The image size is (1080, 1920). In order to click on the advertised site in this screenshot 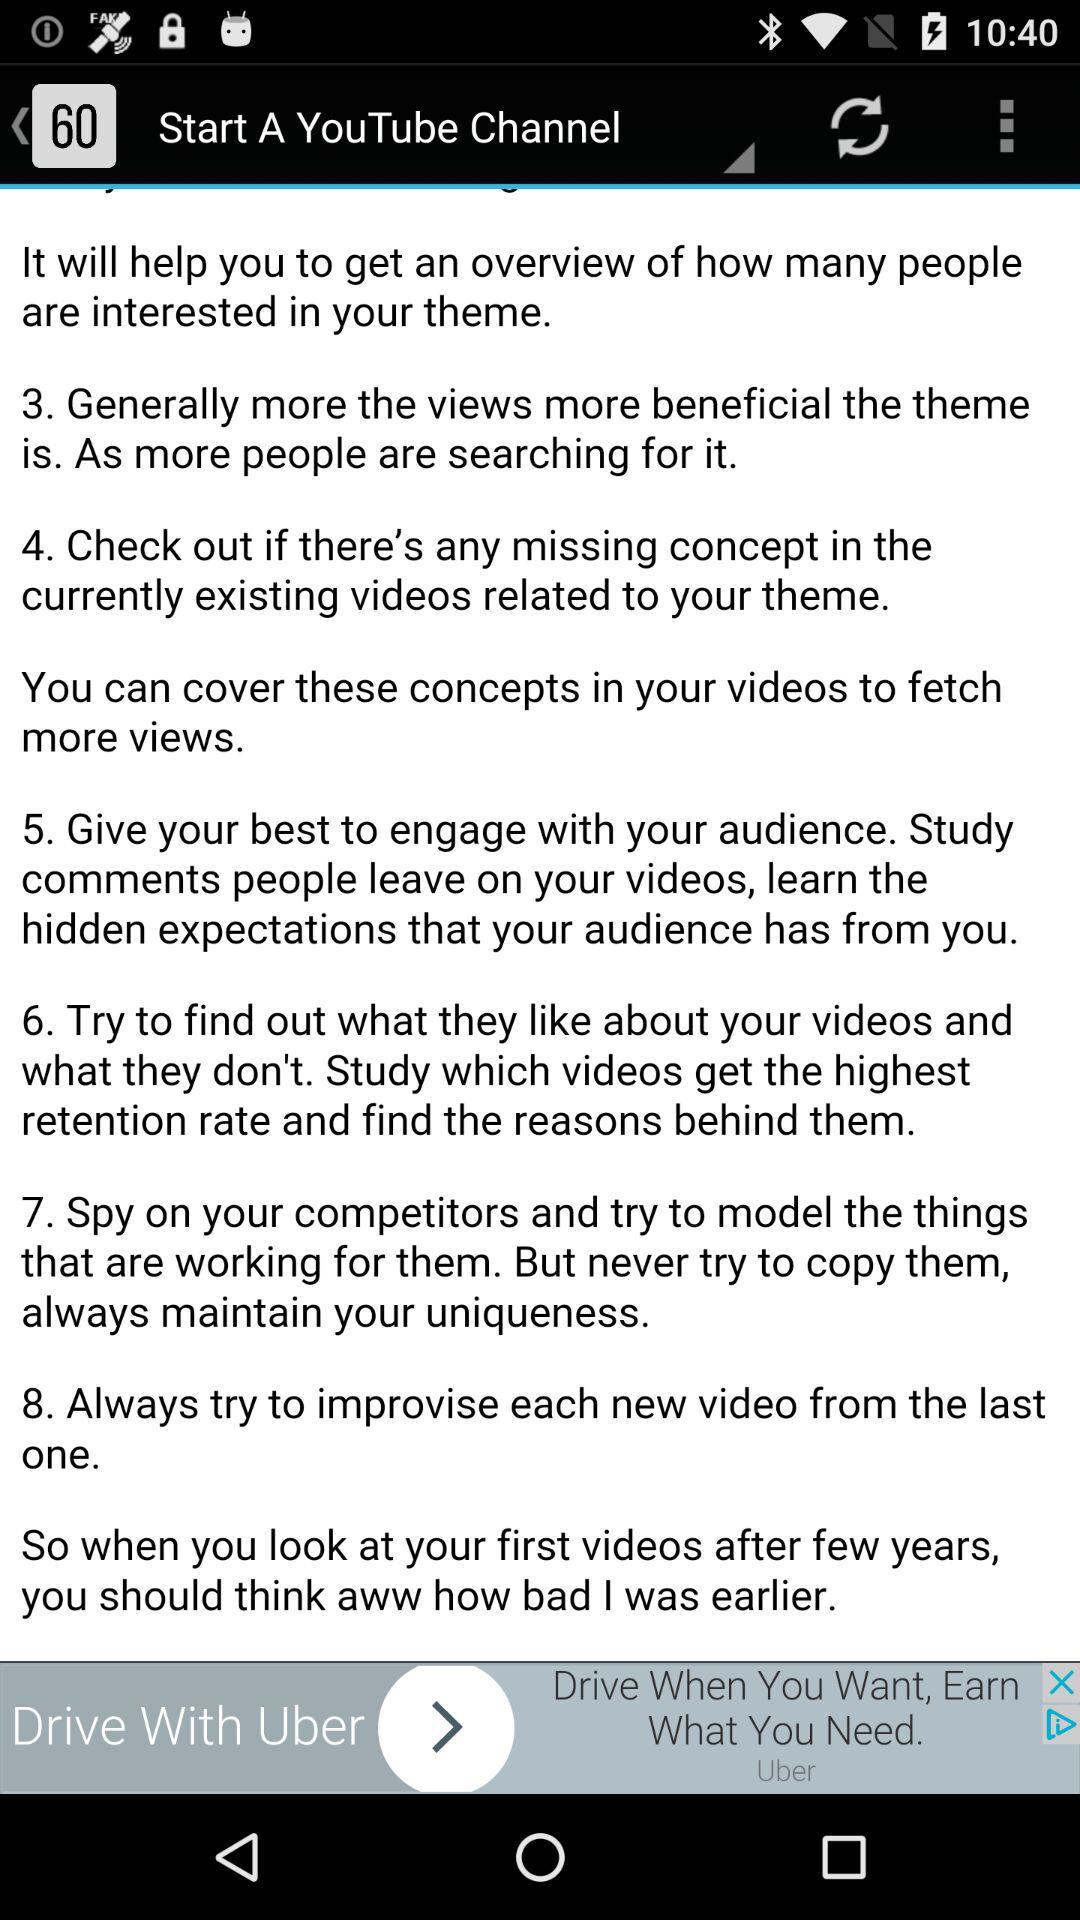, I will do `click(540, 1727)`.